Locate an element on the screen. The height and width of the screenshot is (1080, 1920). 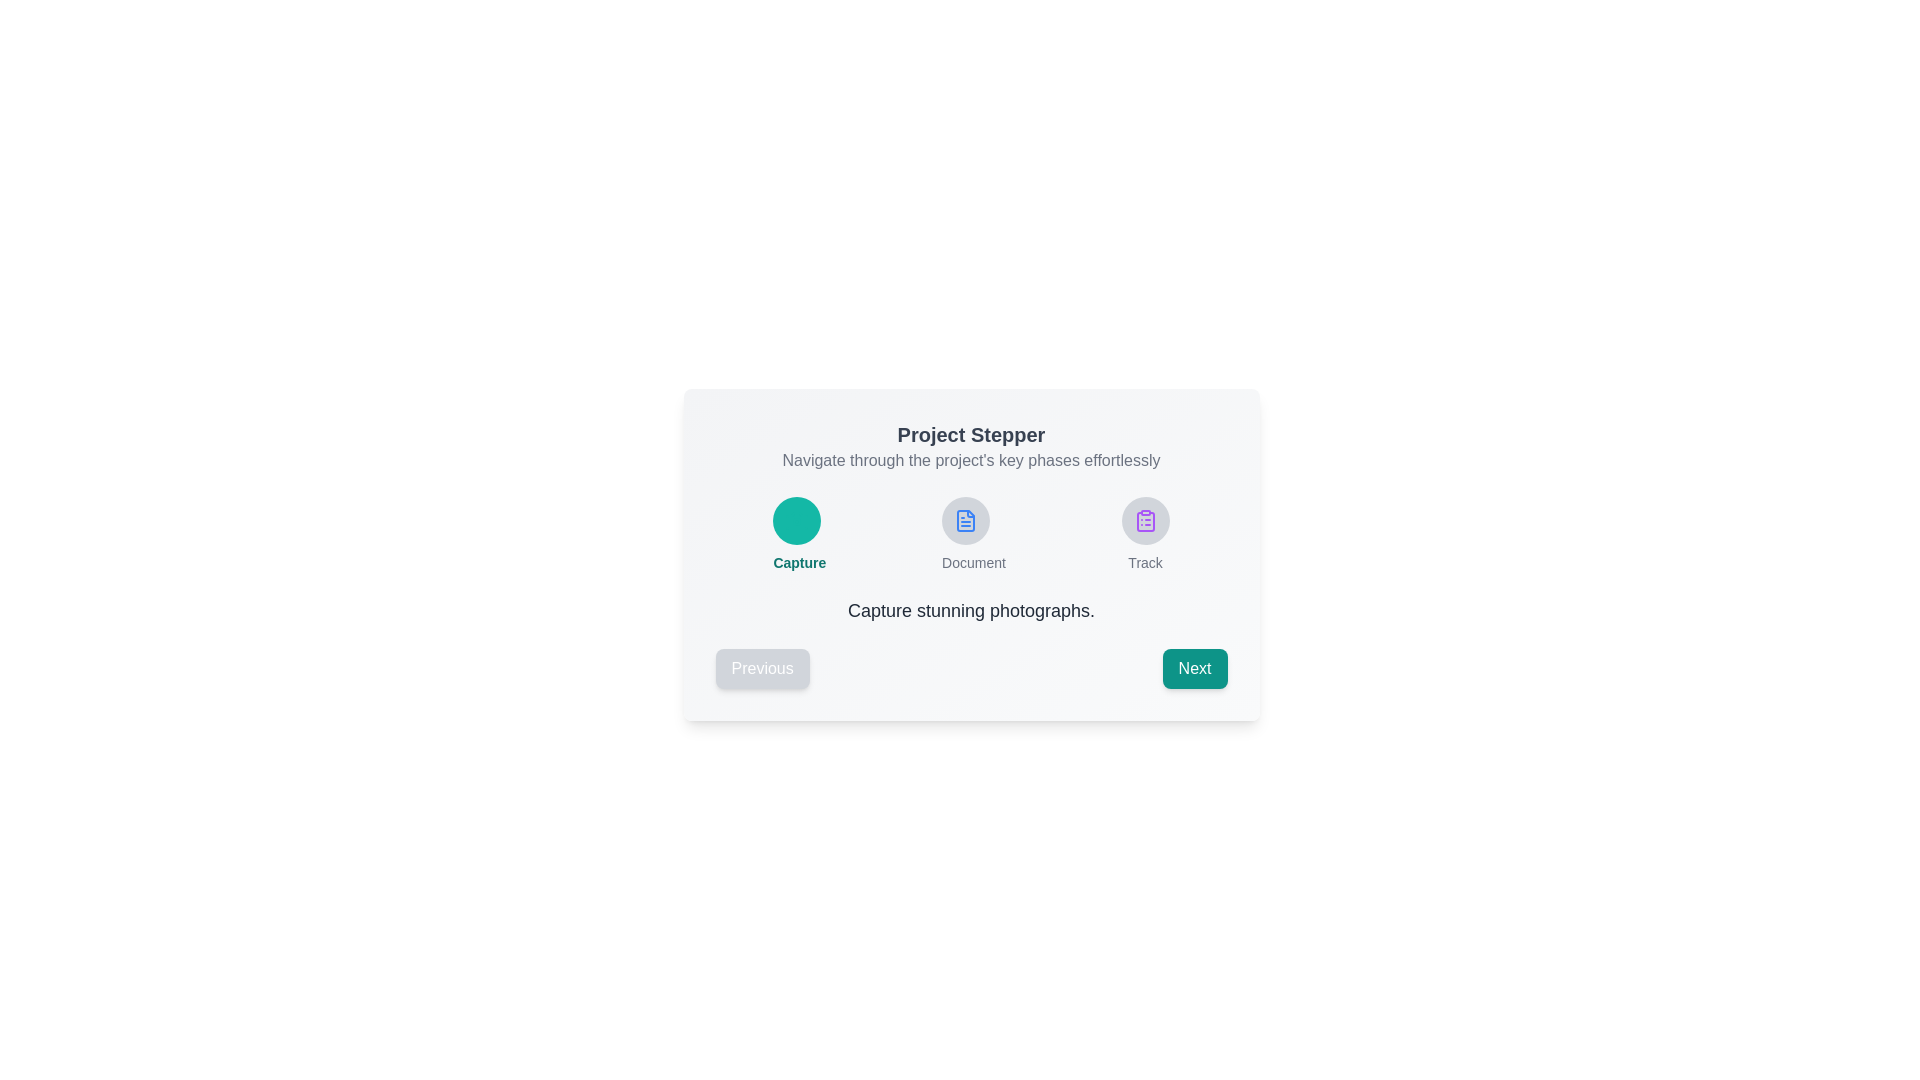
the step icon for Track is located at coordinates (1145, 519).